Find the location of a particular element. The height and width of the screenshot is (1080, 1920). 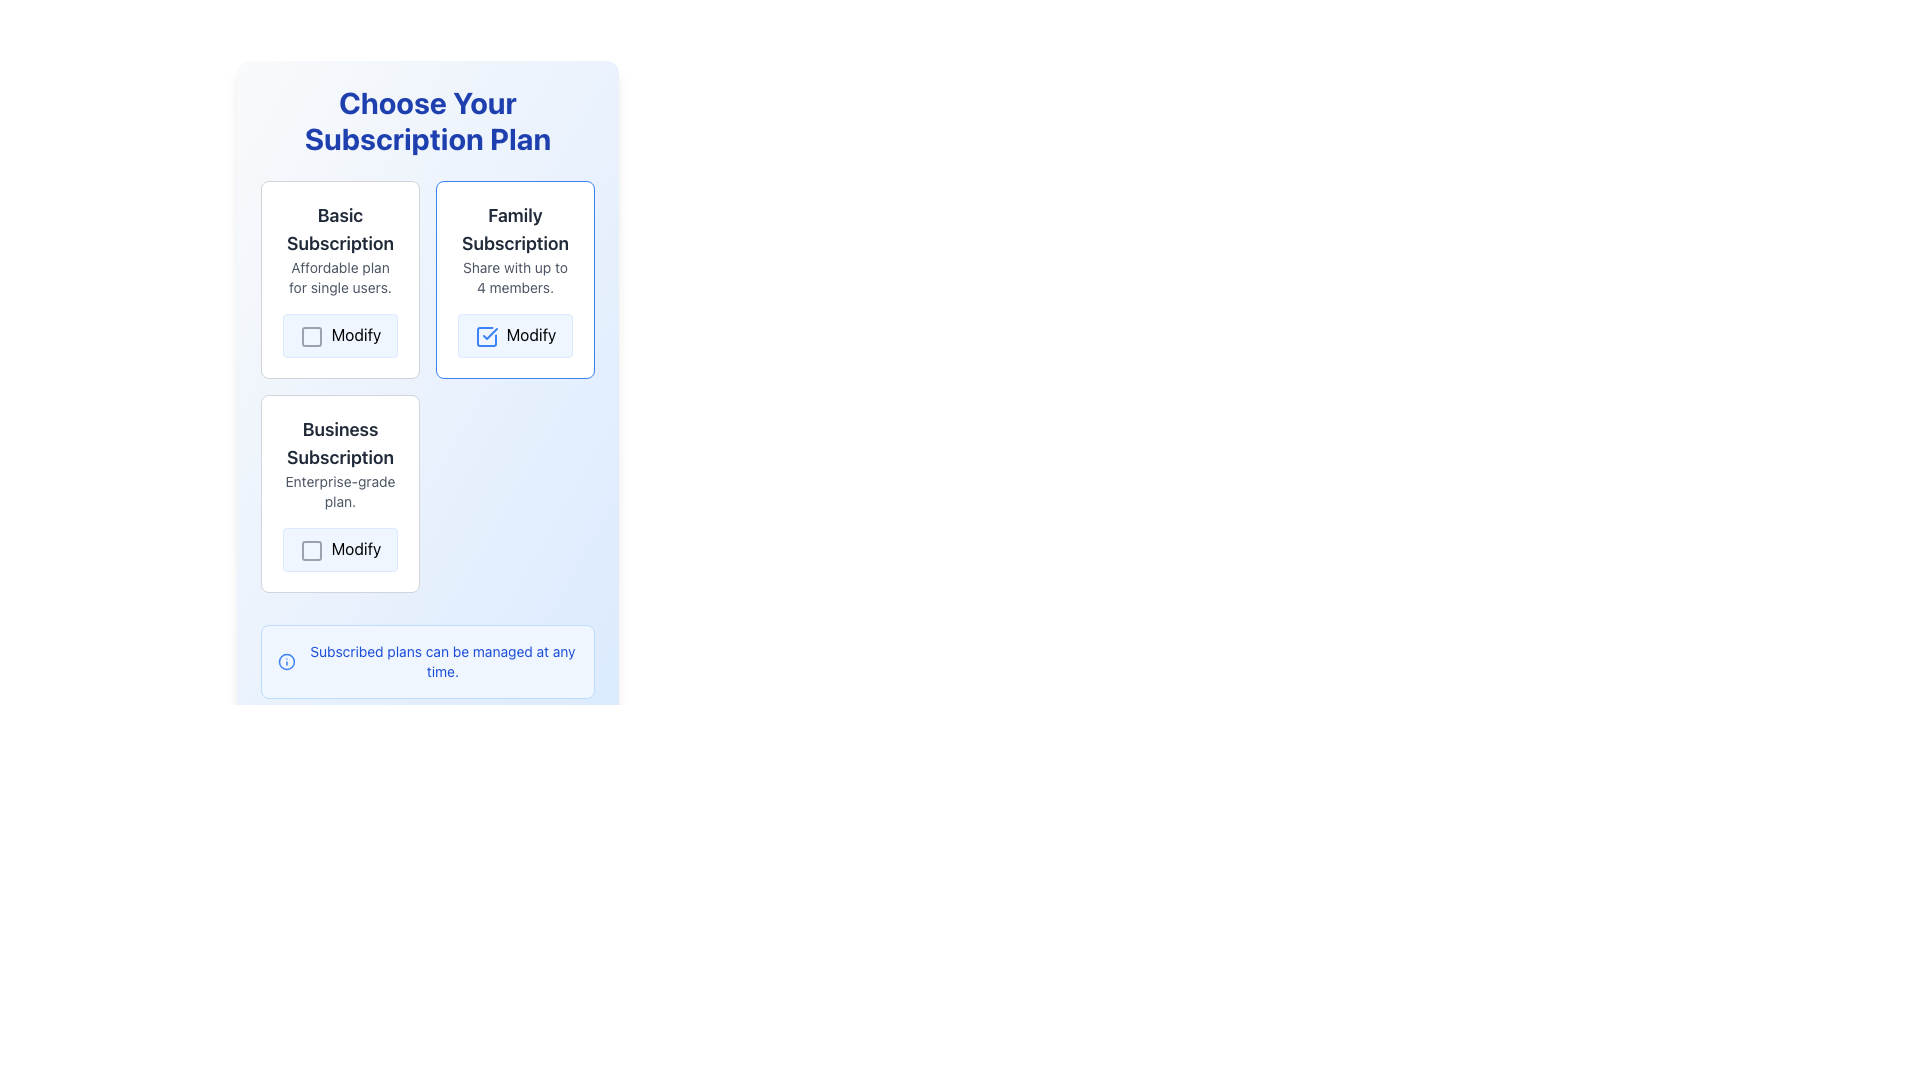

the blue square icon with a checkmark inside, which is located within the 'Modify' button of the 'Family Subscription' section is located at coordinates (486, 335).